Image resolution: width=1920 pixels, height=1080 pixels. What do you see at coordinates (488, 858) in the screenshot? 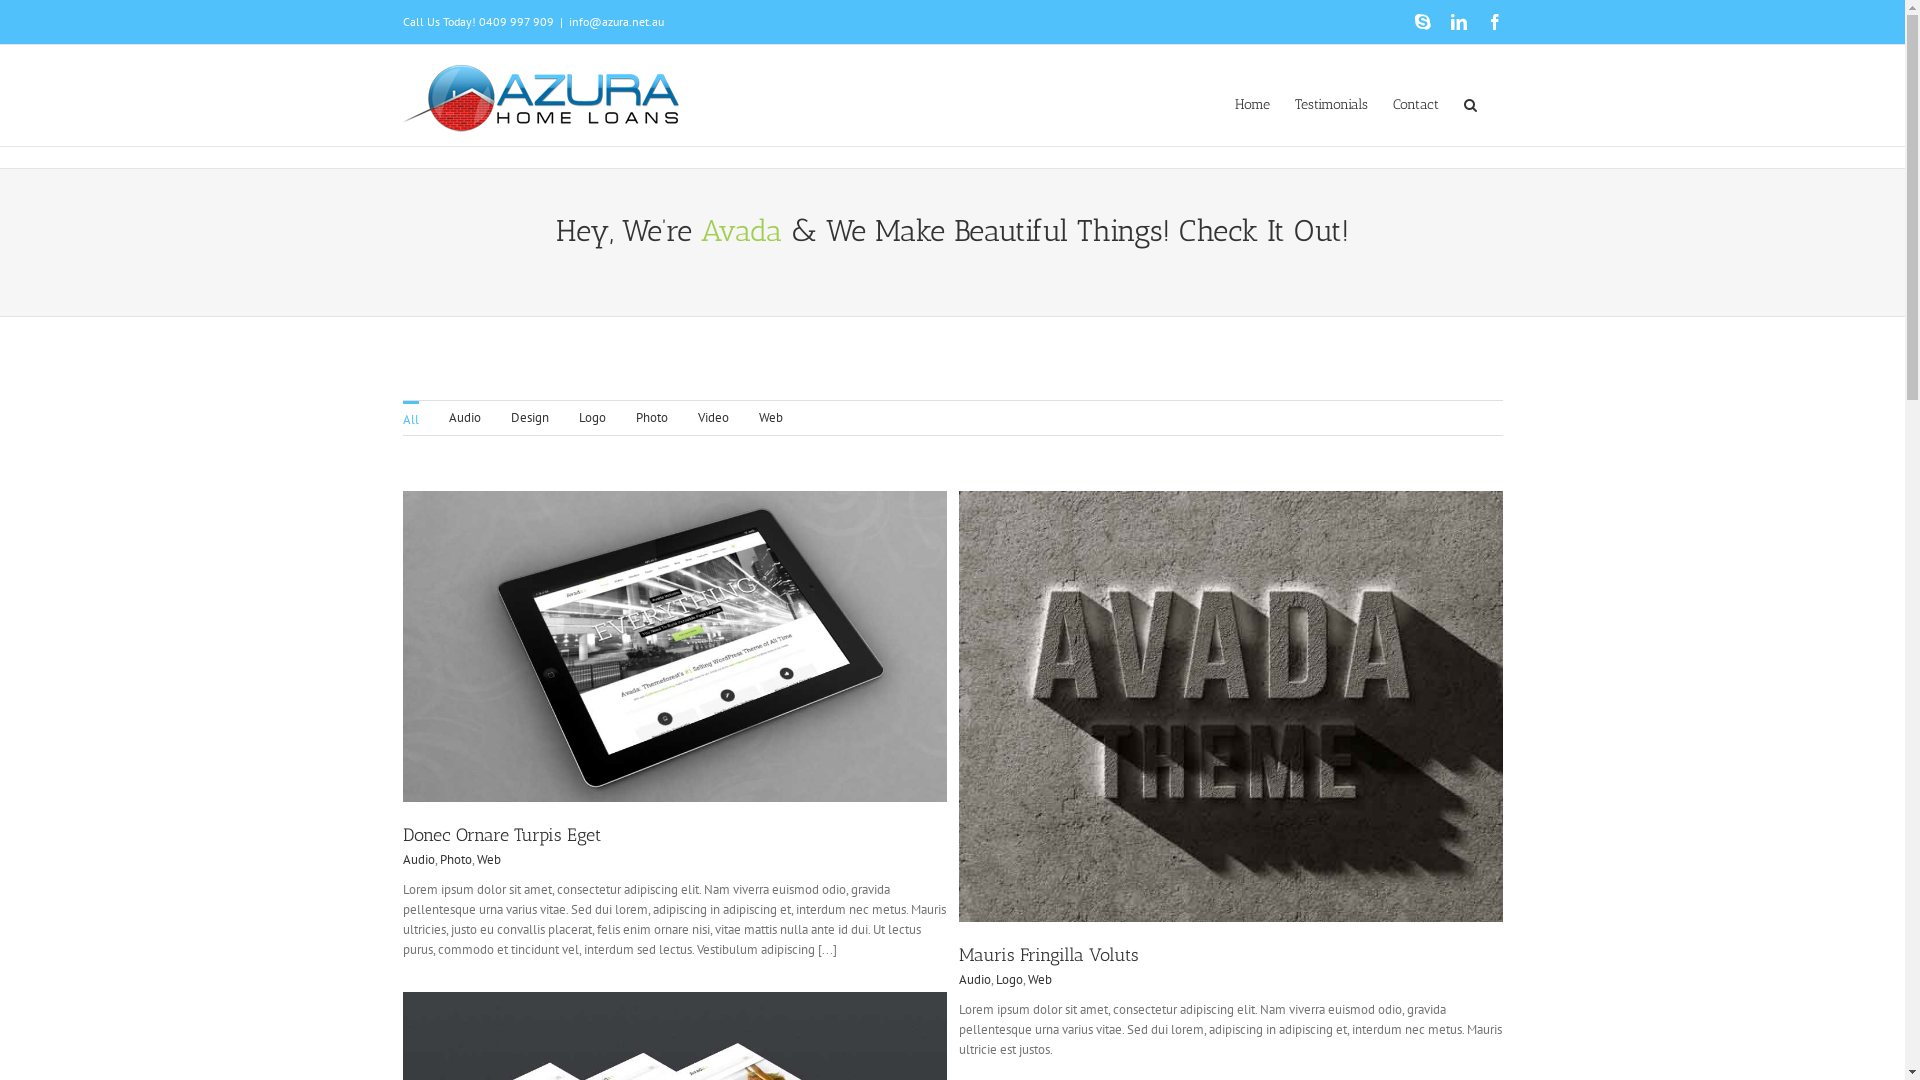
I see `'Web'` at bounding box center [488, 858].